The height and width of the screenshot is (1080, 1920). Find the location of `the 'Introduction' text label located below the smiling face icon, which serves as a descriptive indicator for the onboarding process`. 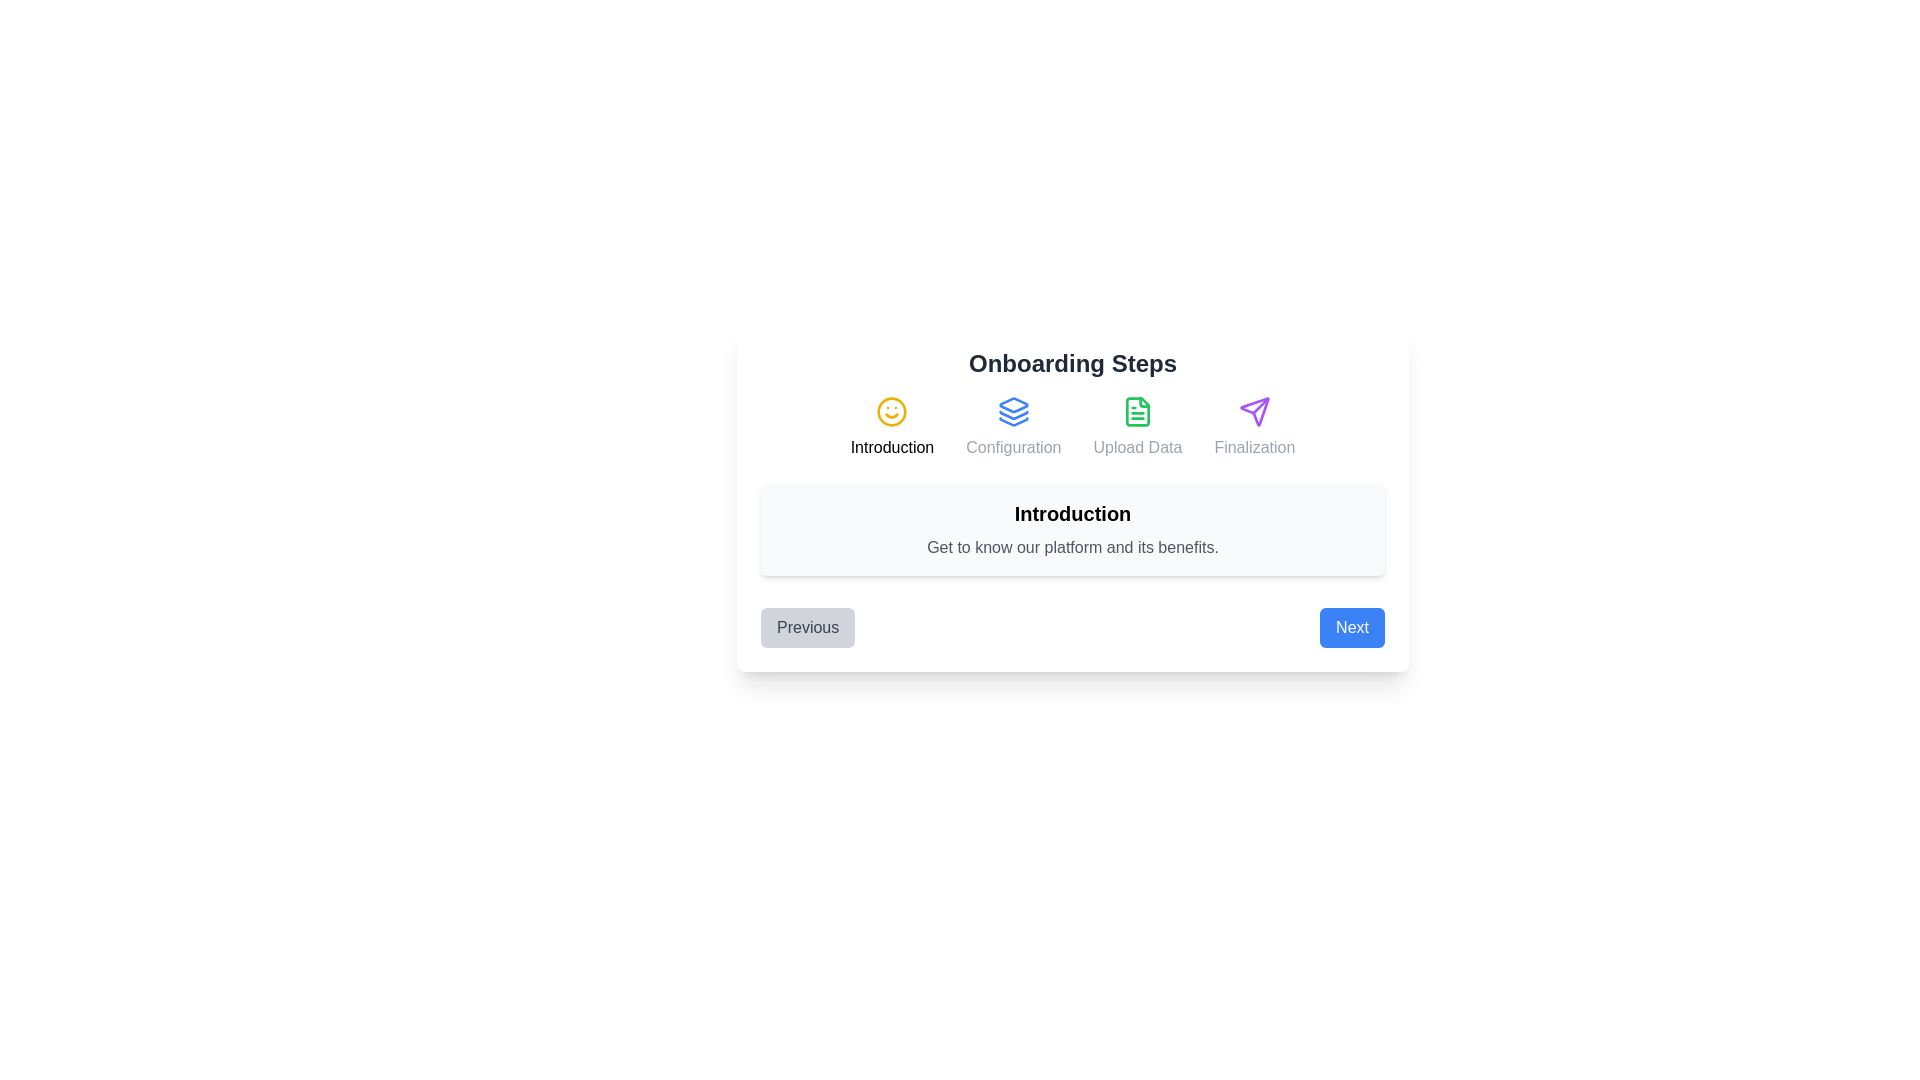

the 'Introduction' text label located below the smiling face icon, which serves as a descriptive indicator for the onboarding process is located at coordinates (891, 446).